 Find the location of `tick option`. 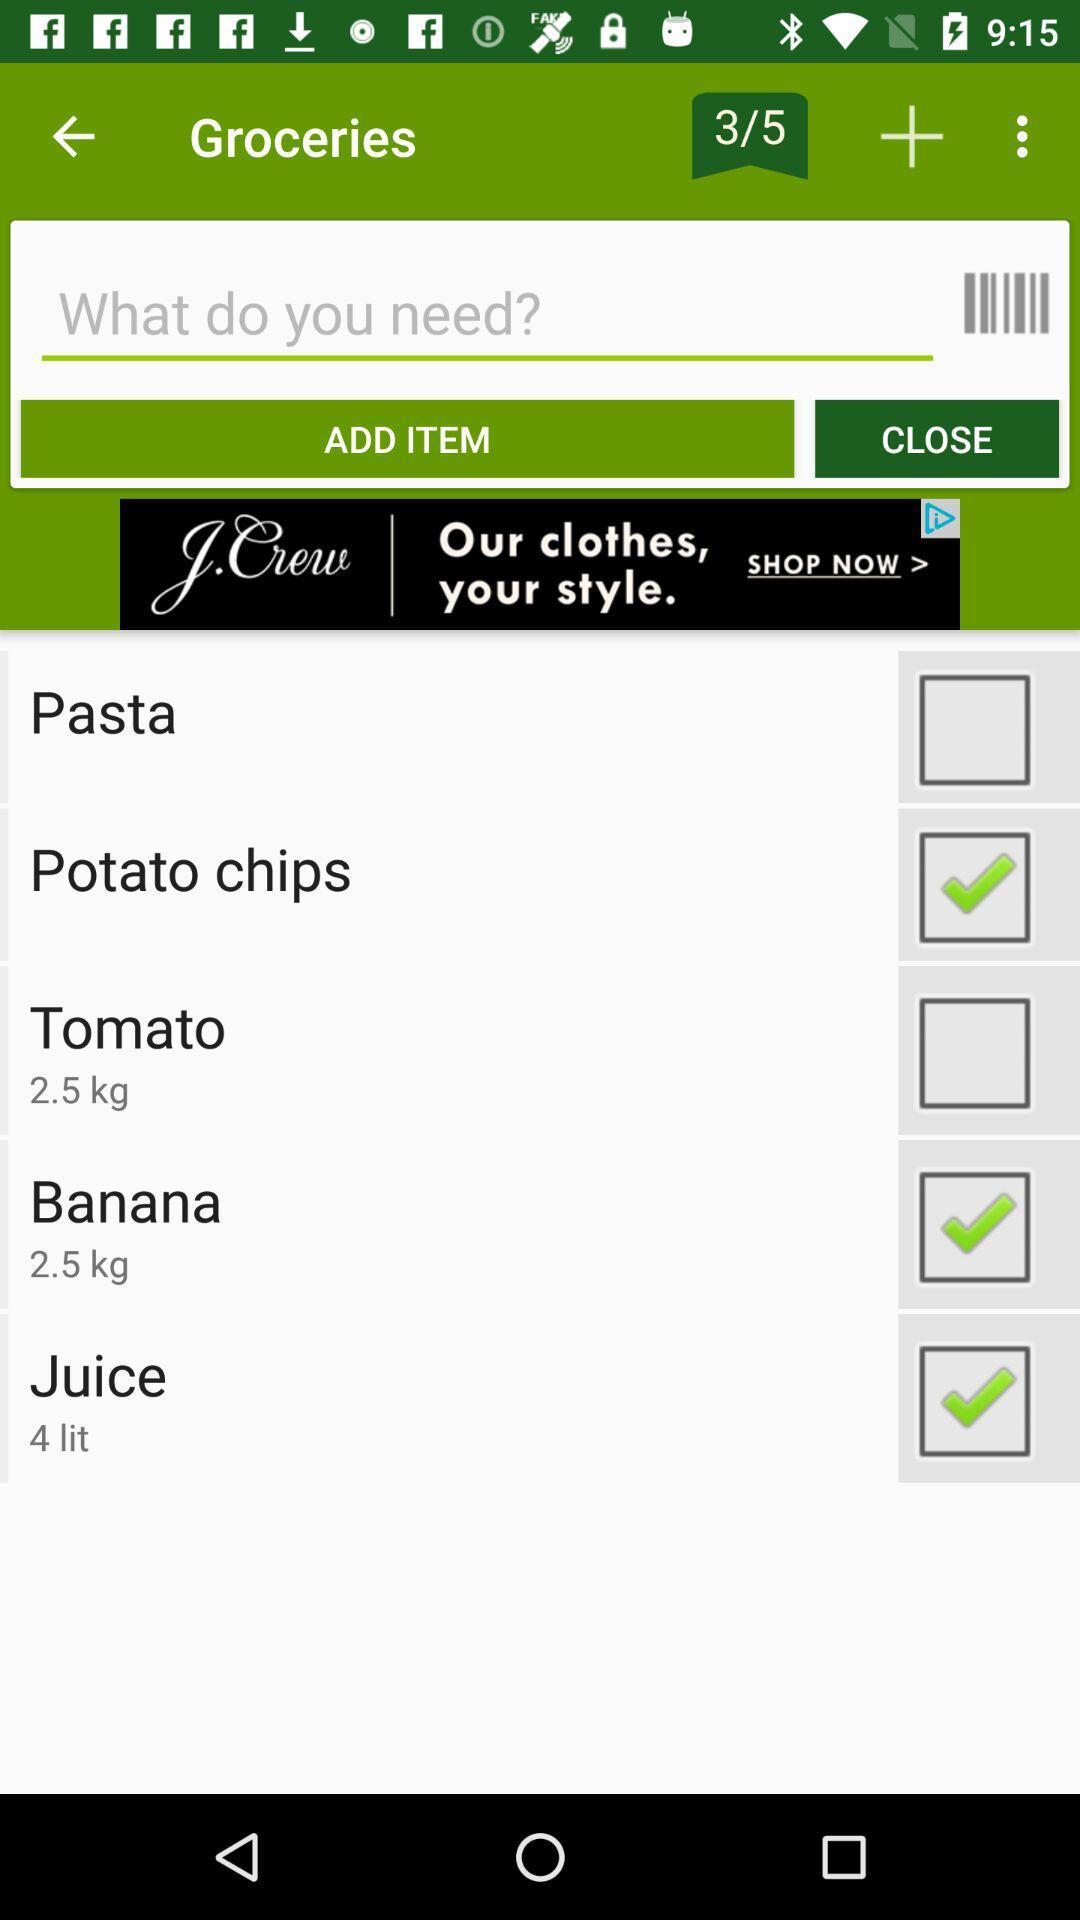

tick option is located at coordinates (988, 883).